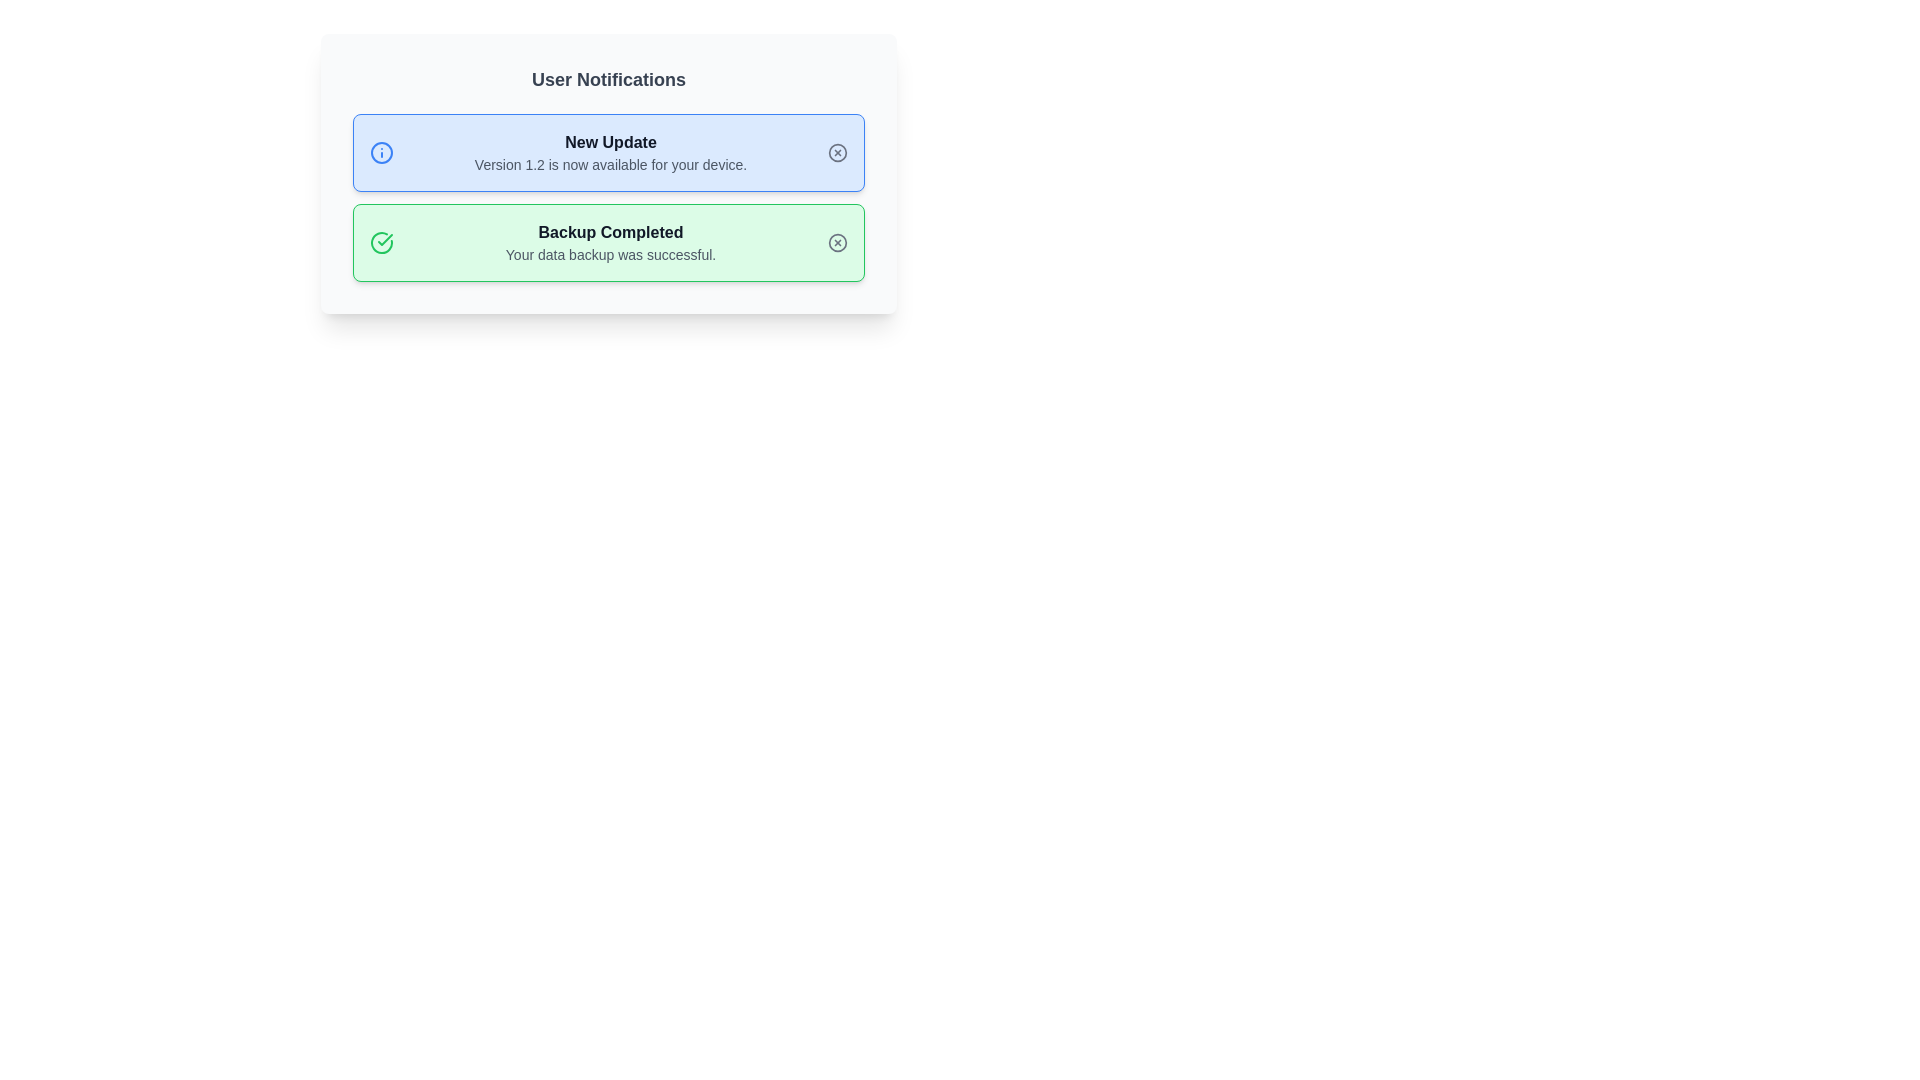  What do you see at coordinates (609, 164) in the screenshot?
I see `the Text Label that displays 'Version 1.2 is now available for your device.' which is styled in gray and positioned inside a blue card layout beneath the title 'New Update'` at bounding box center [609, 164].